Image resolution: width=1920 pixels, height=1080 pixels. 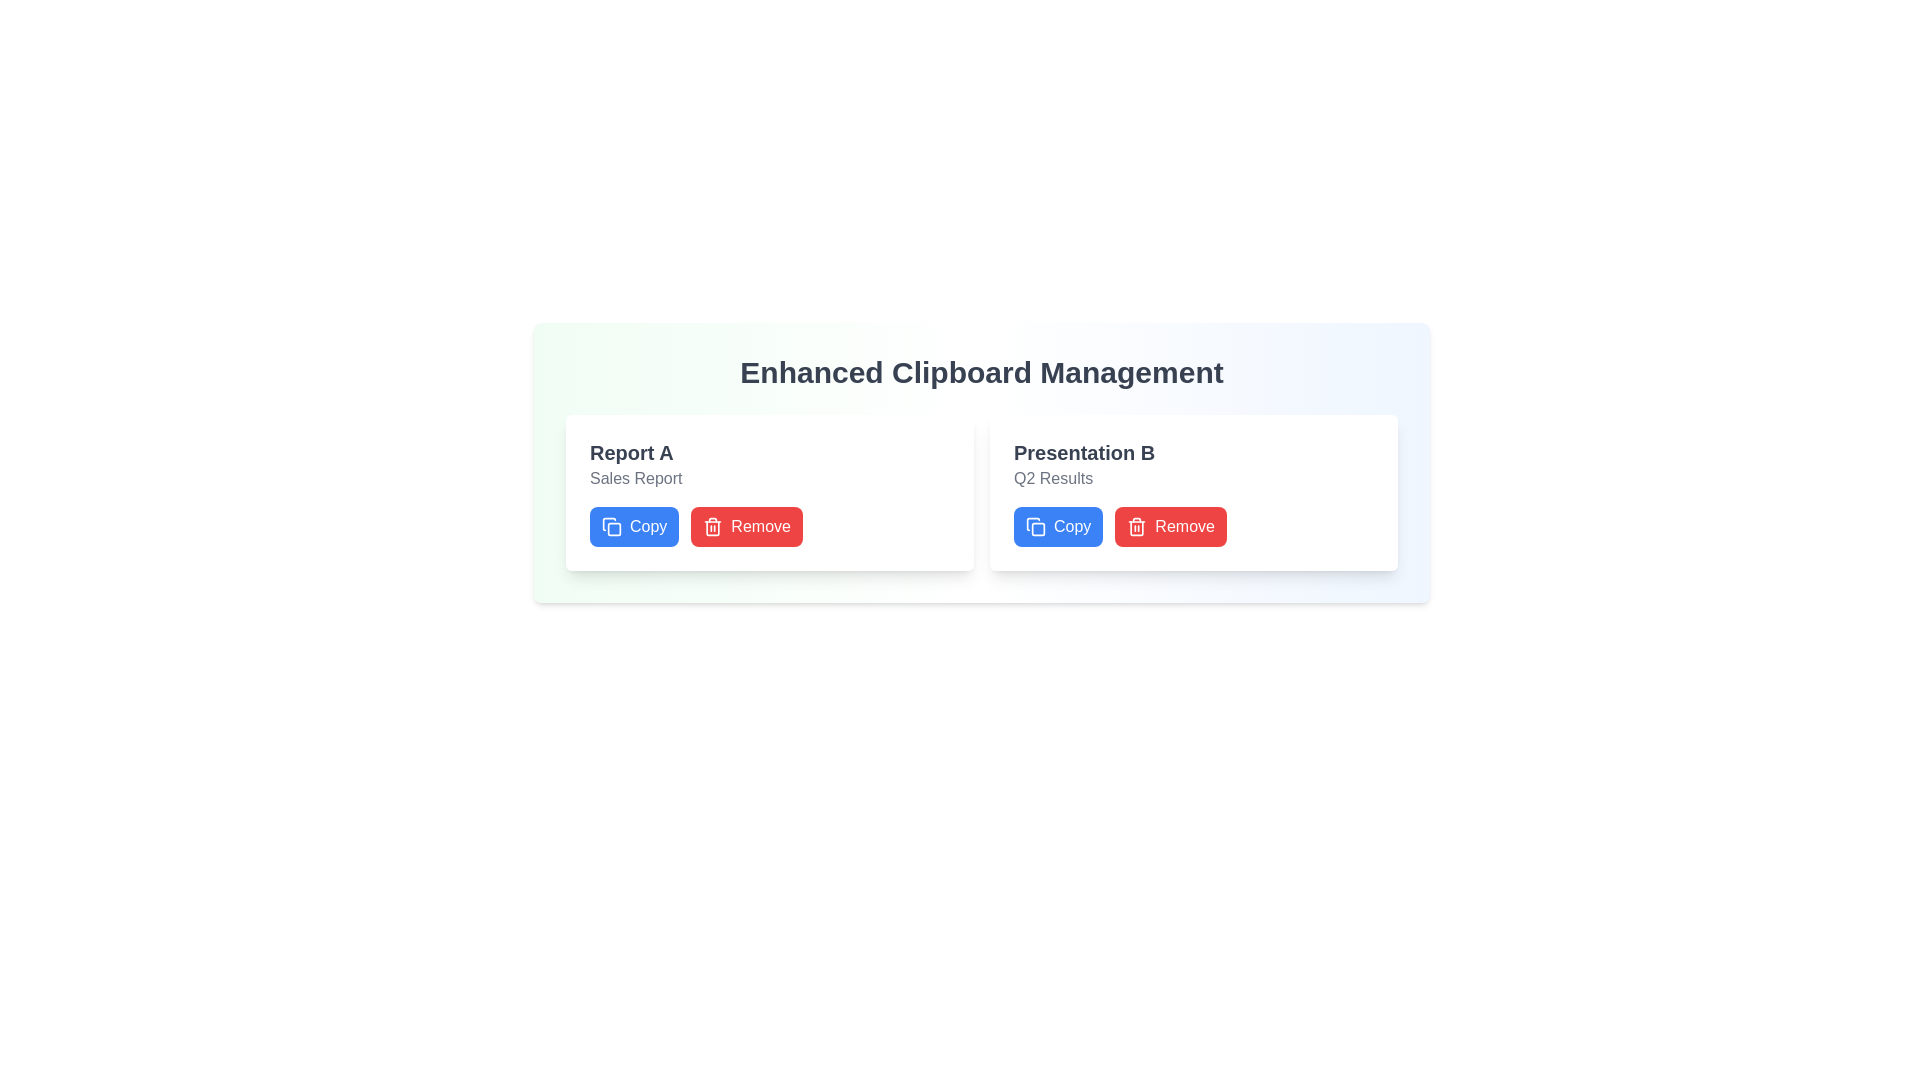 I want to click on text displayed in the 'Report A' element, which is a bold, medium-sized dark gray text located at the top-left corner of a card-like component, so click(x=630, y=452).